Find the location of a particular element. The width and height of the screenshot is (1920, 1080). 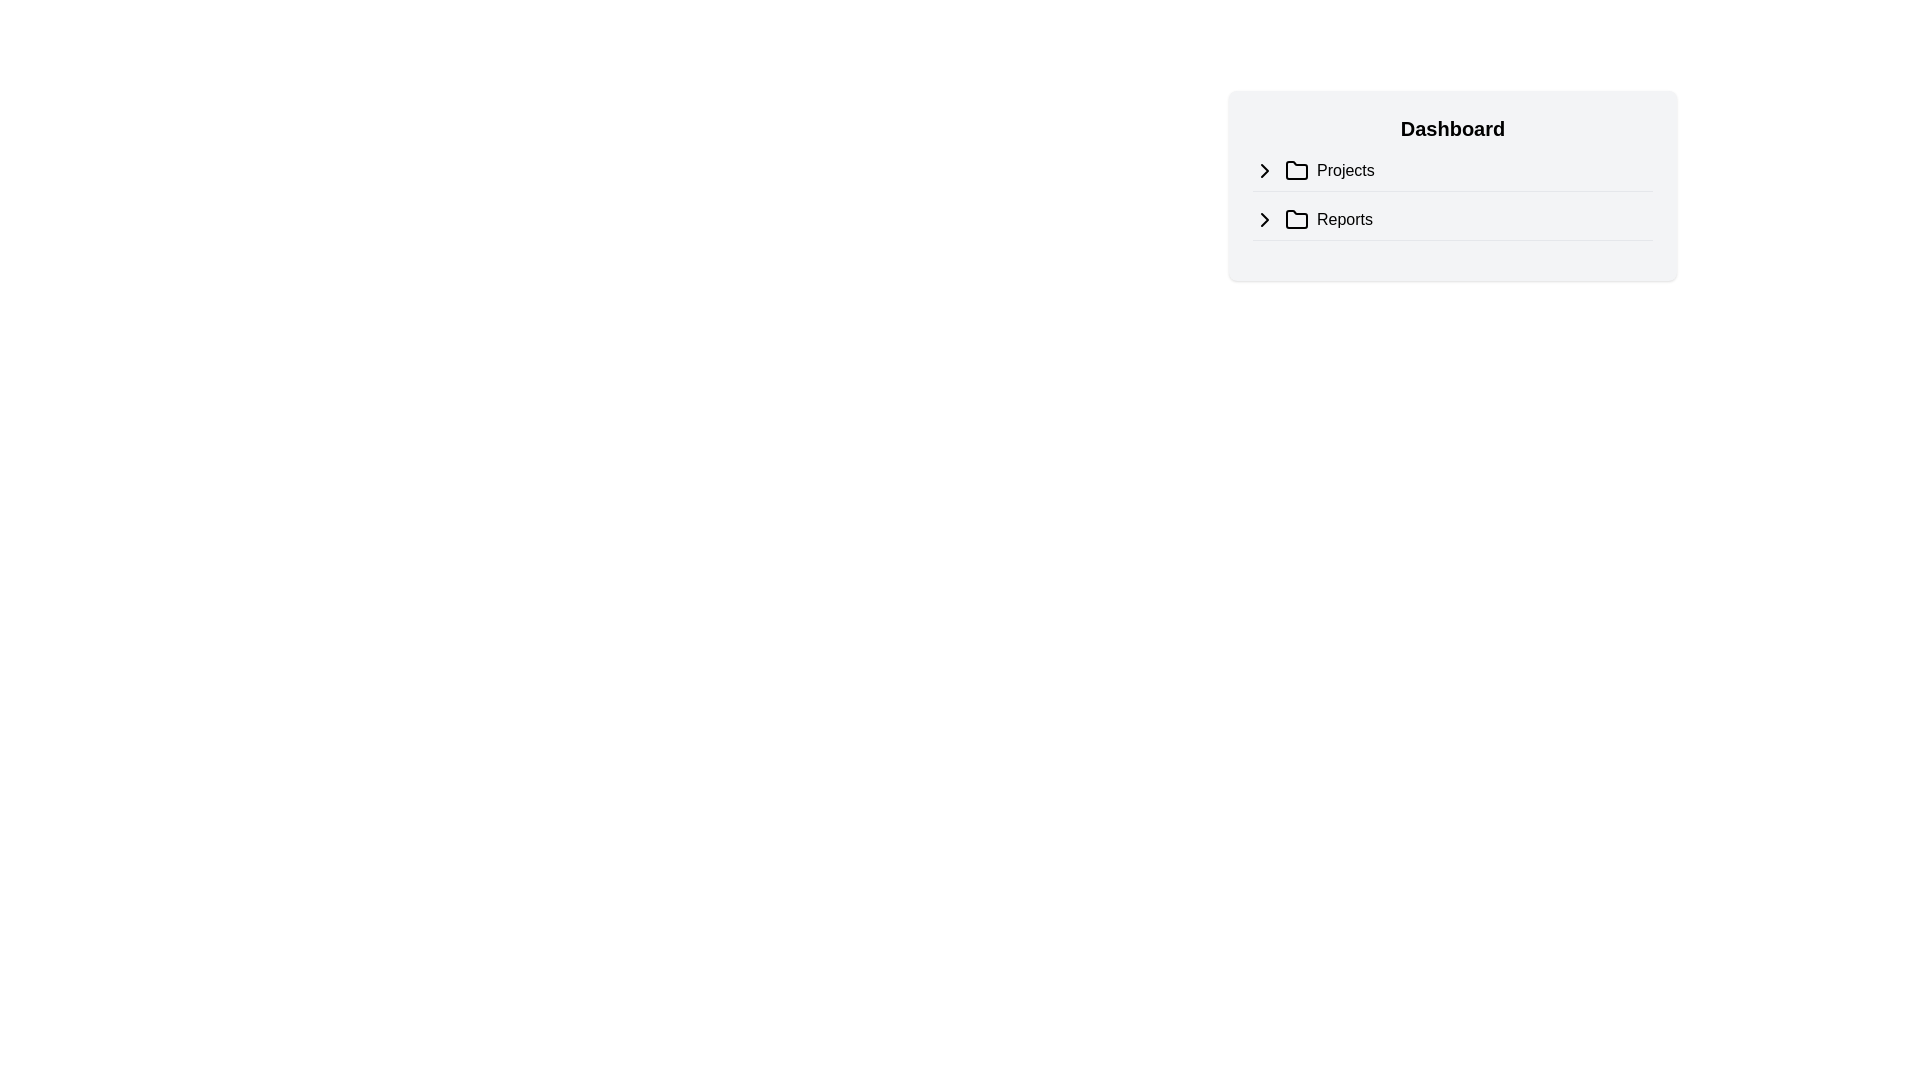

the vector graphic icon shaped like a folder, located to the left of the 'Projects' label in the 'Dashboard' section is located at coordinates (1296, 168).